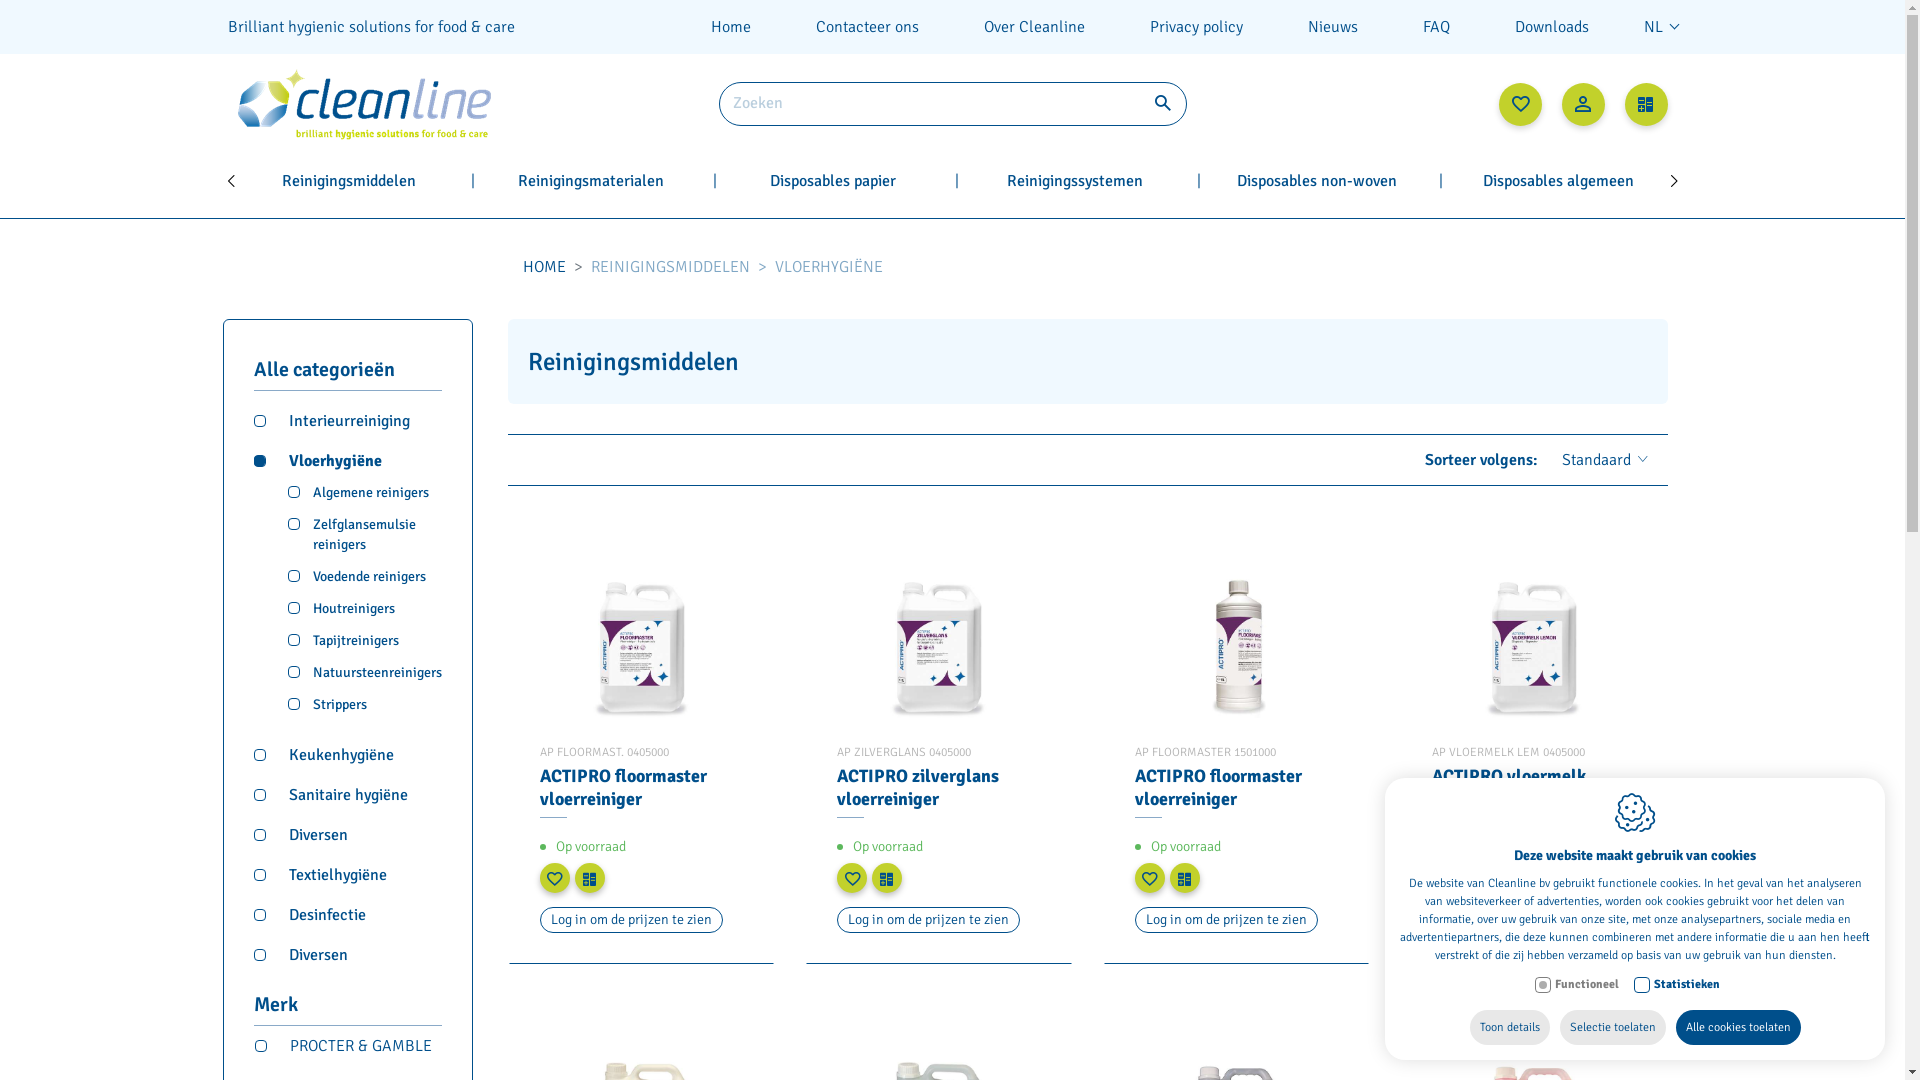 The width and height of the screenshot is (1920, 1080). I want to click on 'Voedende reinigers', so click(364, 570).